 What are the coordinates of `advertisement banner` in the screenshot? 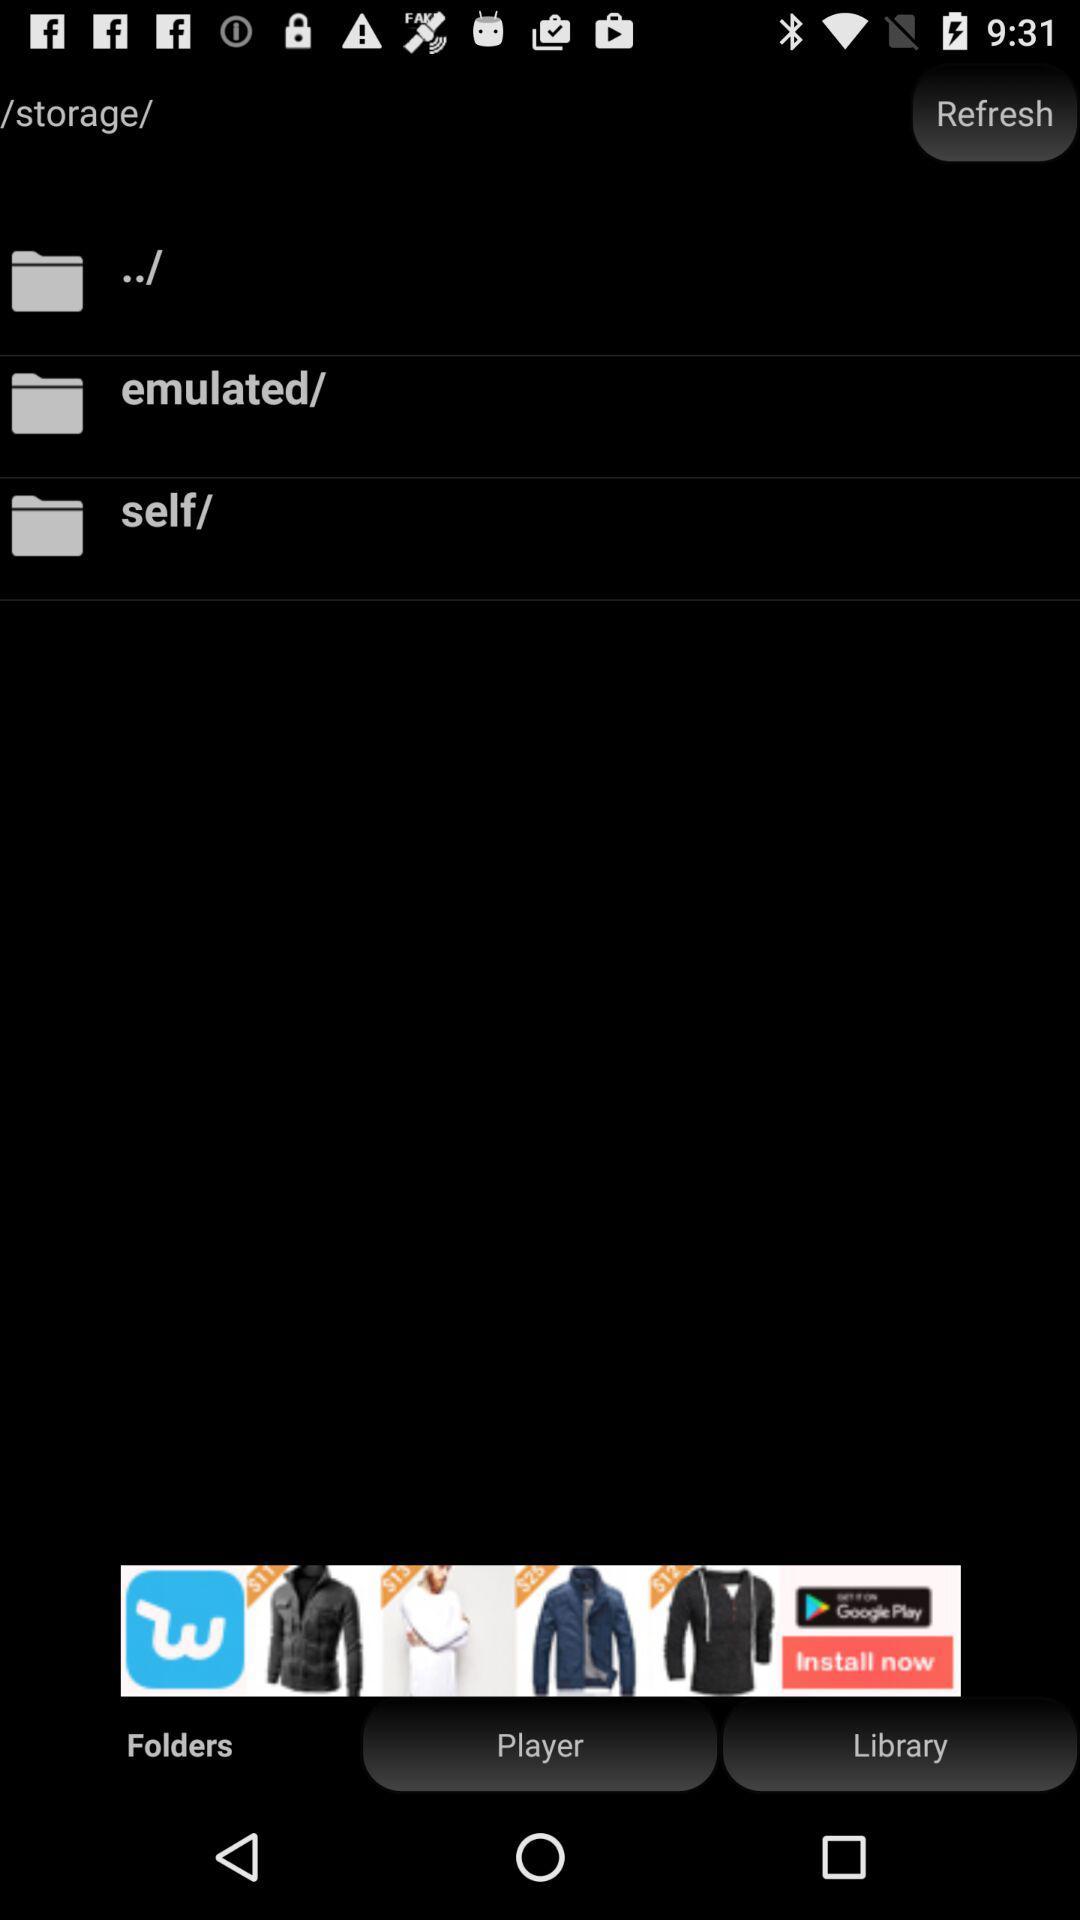 It's located at (540, 1630).